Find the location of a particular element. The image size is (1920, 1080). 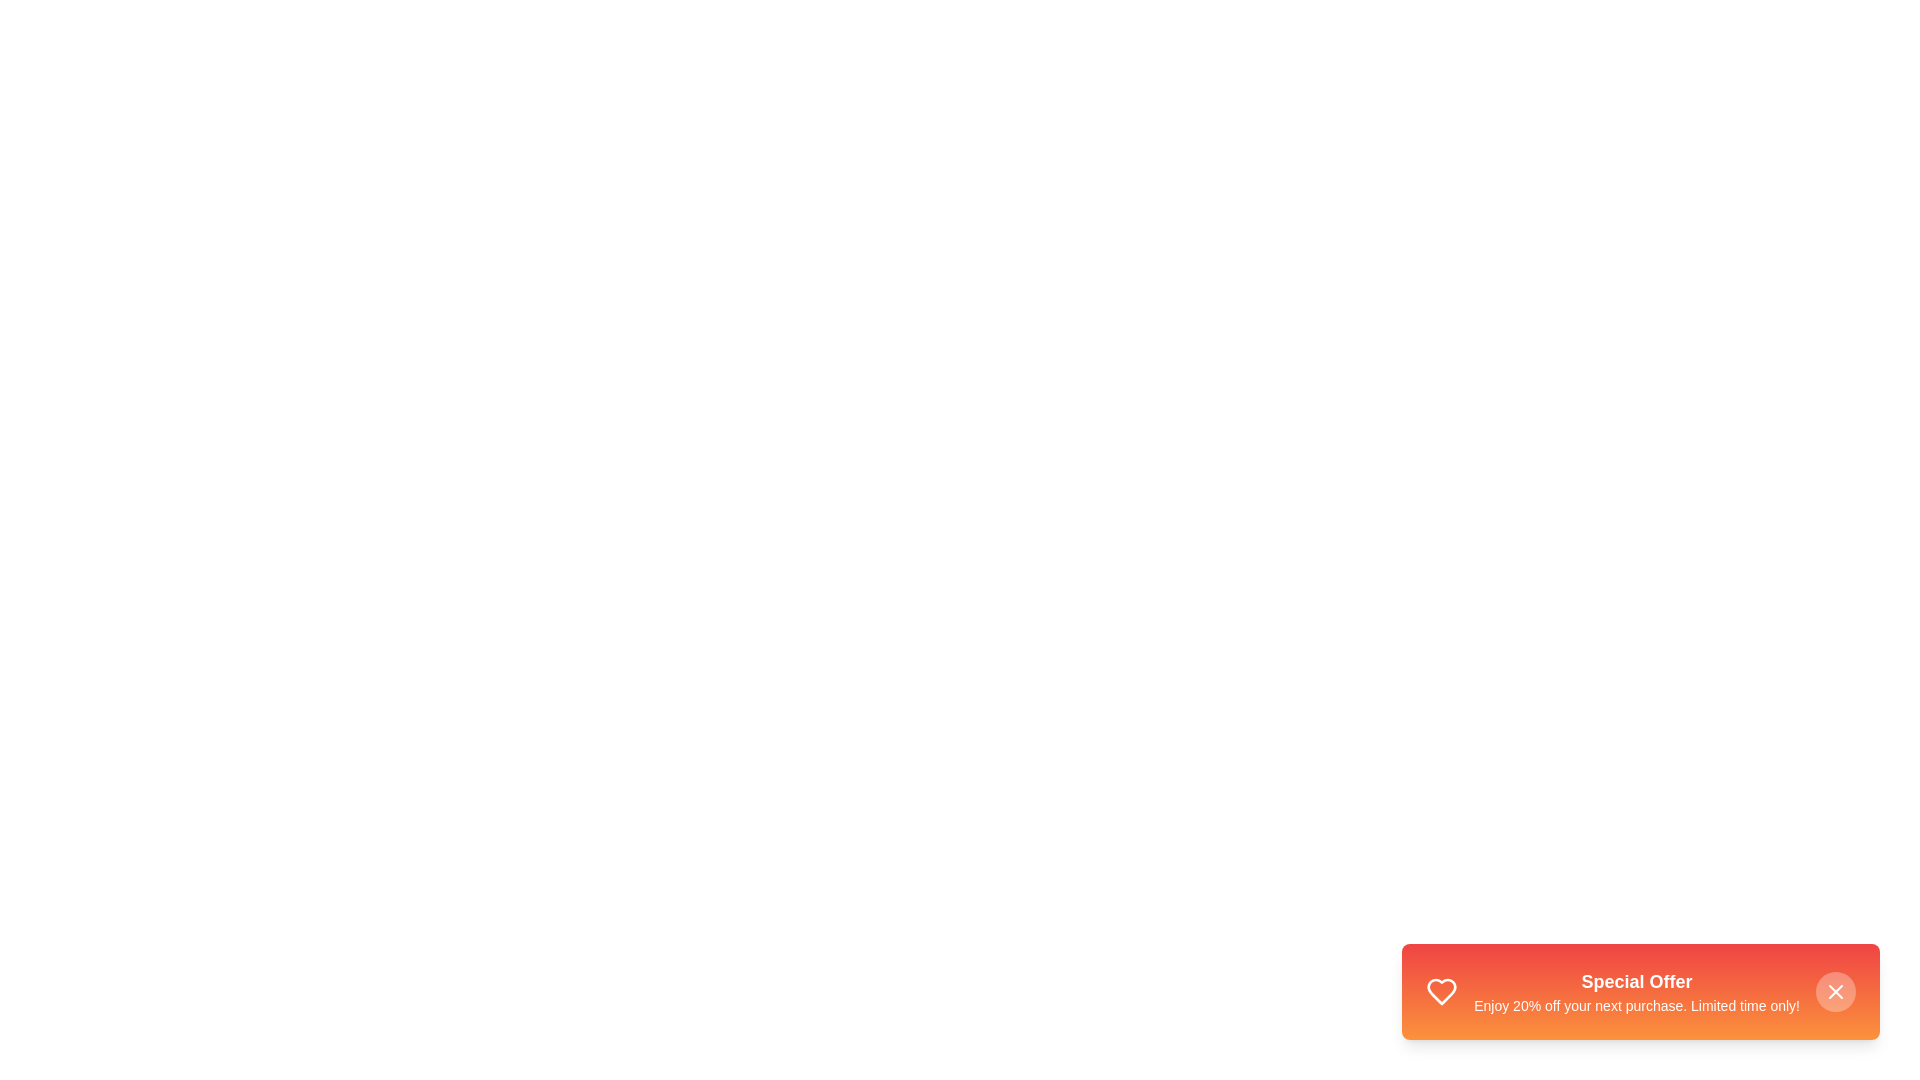

the close button to hide the snackbar is located at coordinates (1836, 991).